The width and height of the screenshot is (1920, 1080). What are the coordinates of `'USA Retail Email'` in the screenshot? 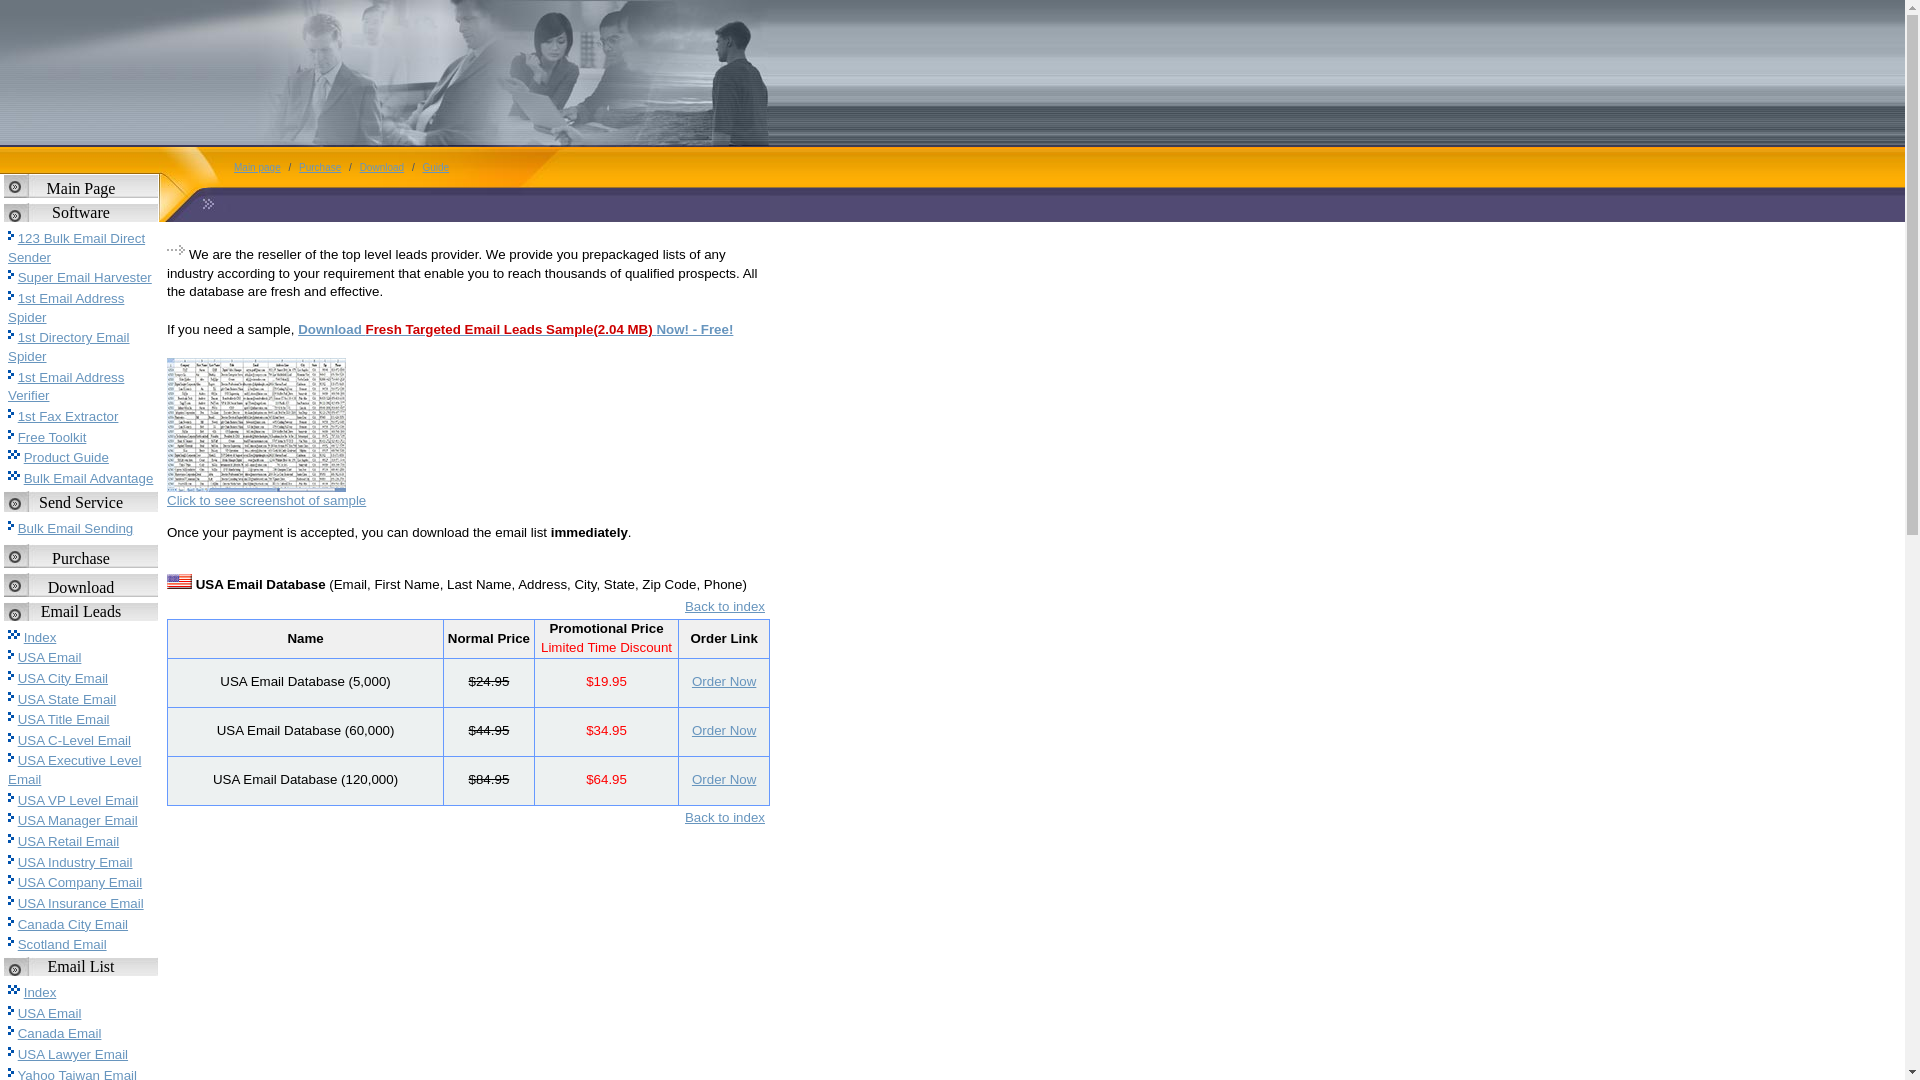 It's located at (68, 841).